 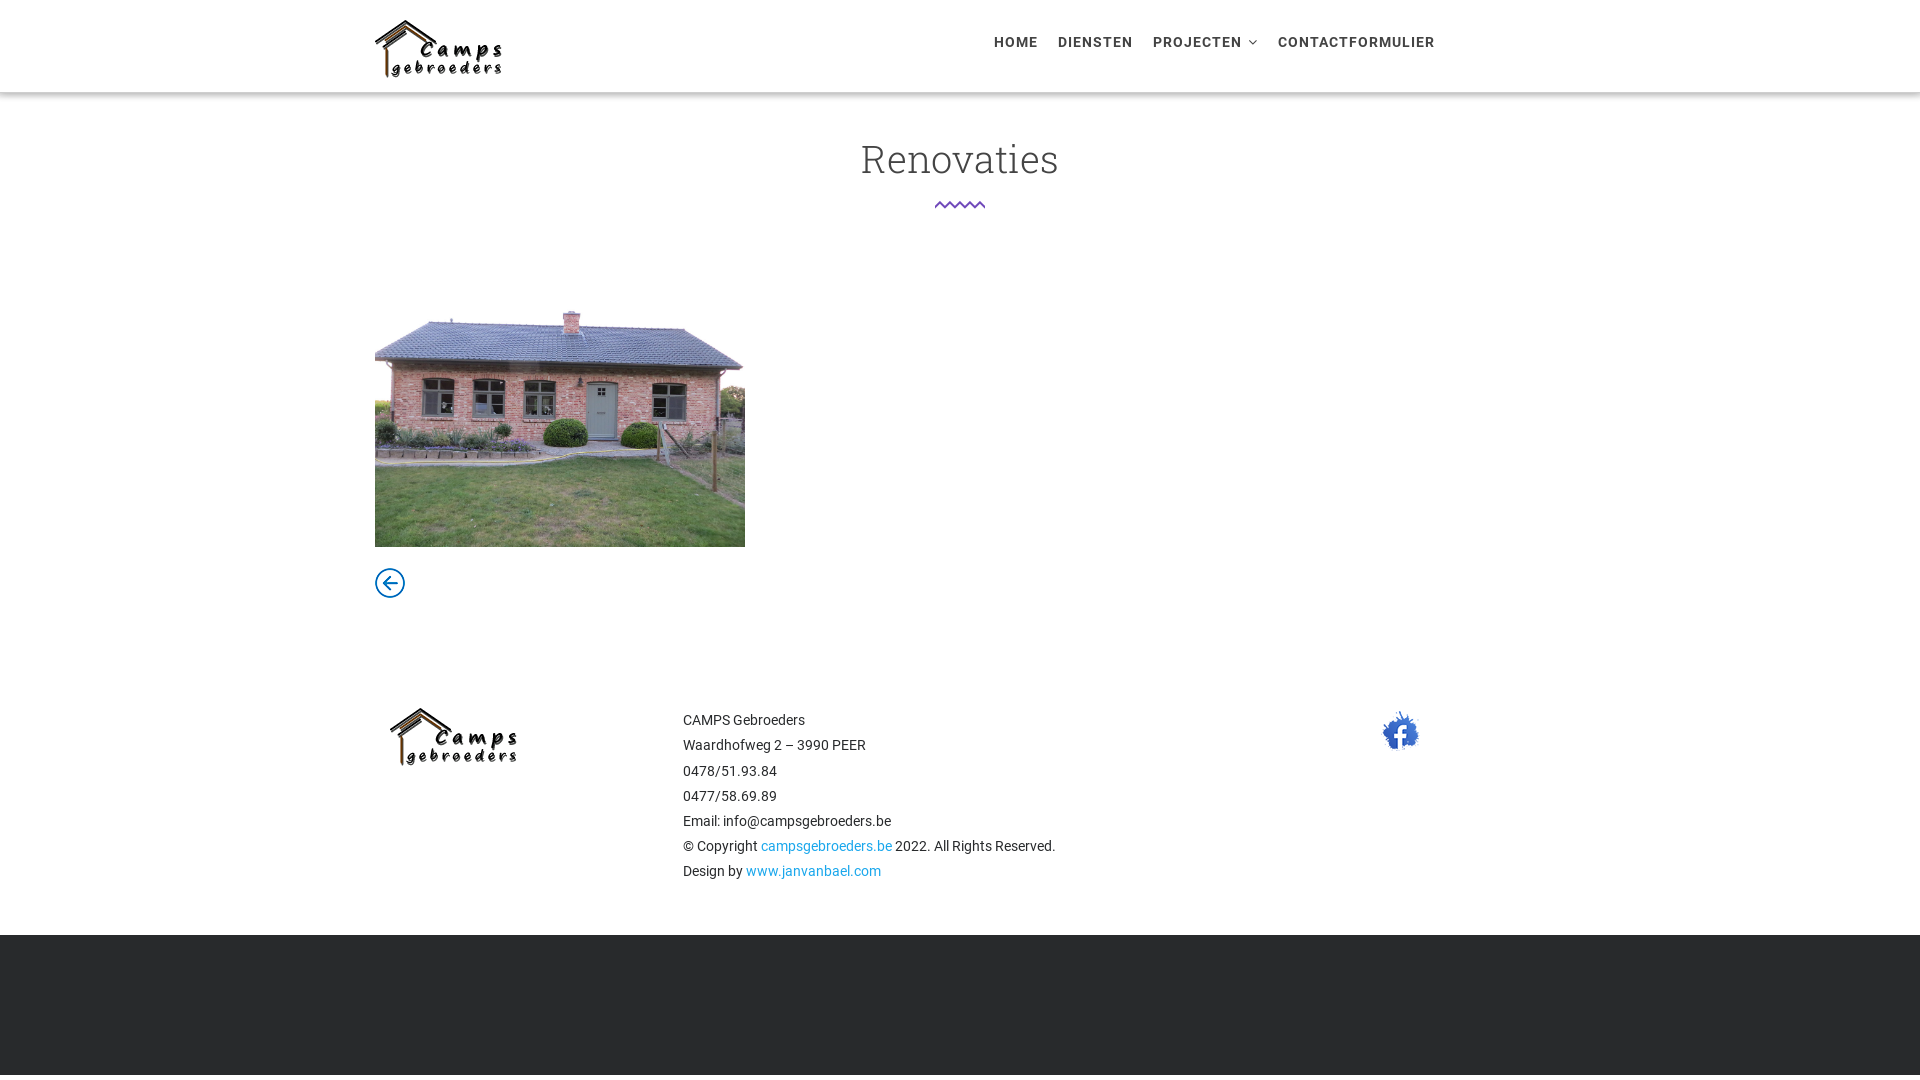 What do you see at coordinates (813, 870) in the screenshot?
I see `'www.janvanbael.com'` at bounding box center [813, 870].